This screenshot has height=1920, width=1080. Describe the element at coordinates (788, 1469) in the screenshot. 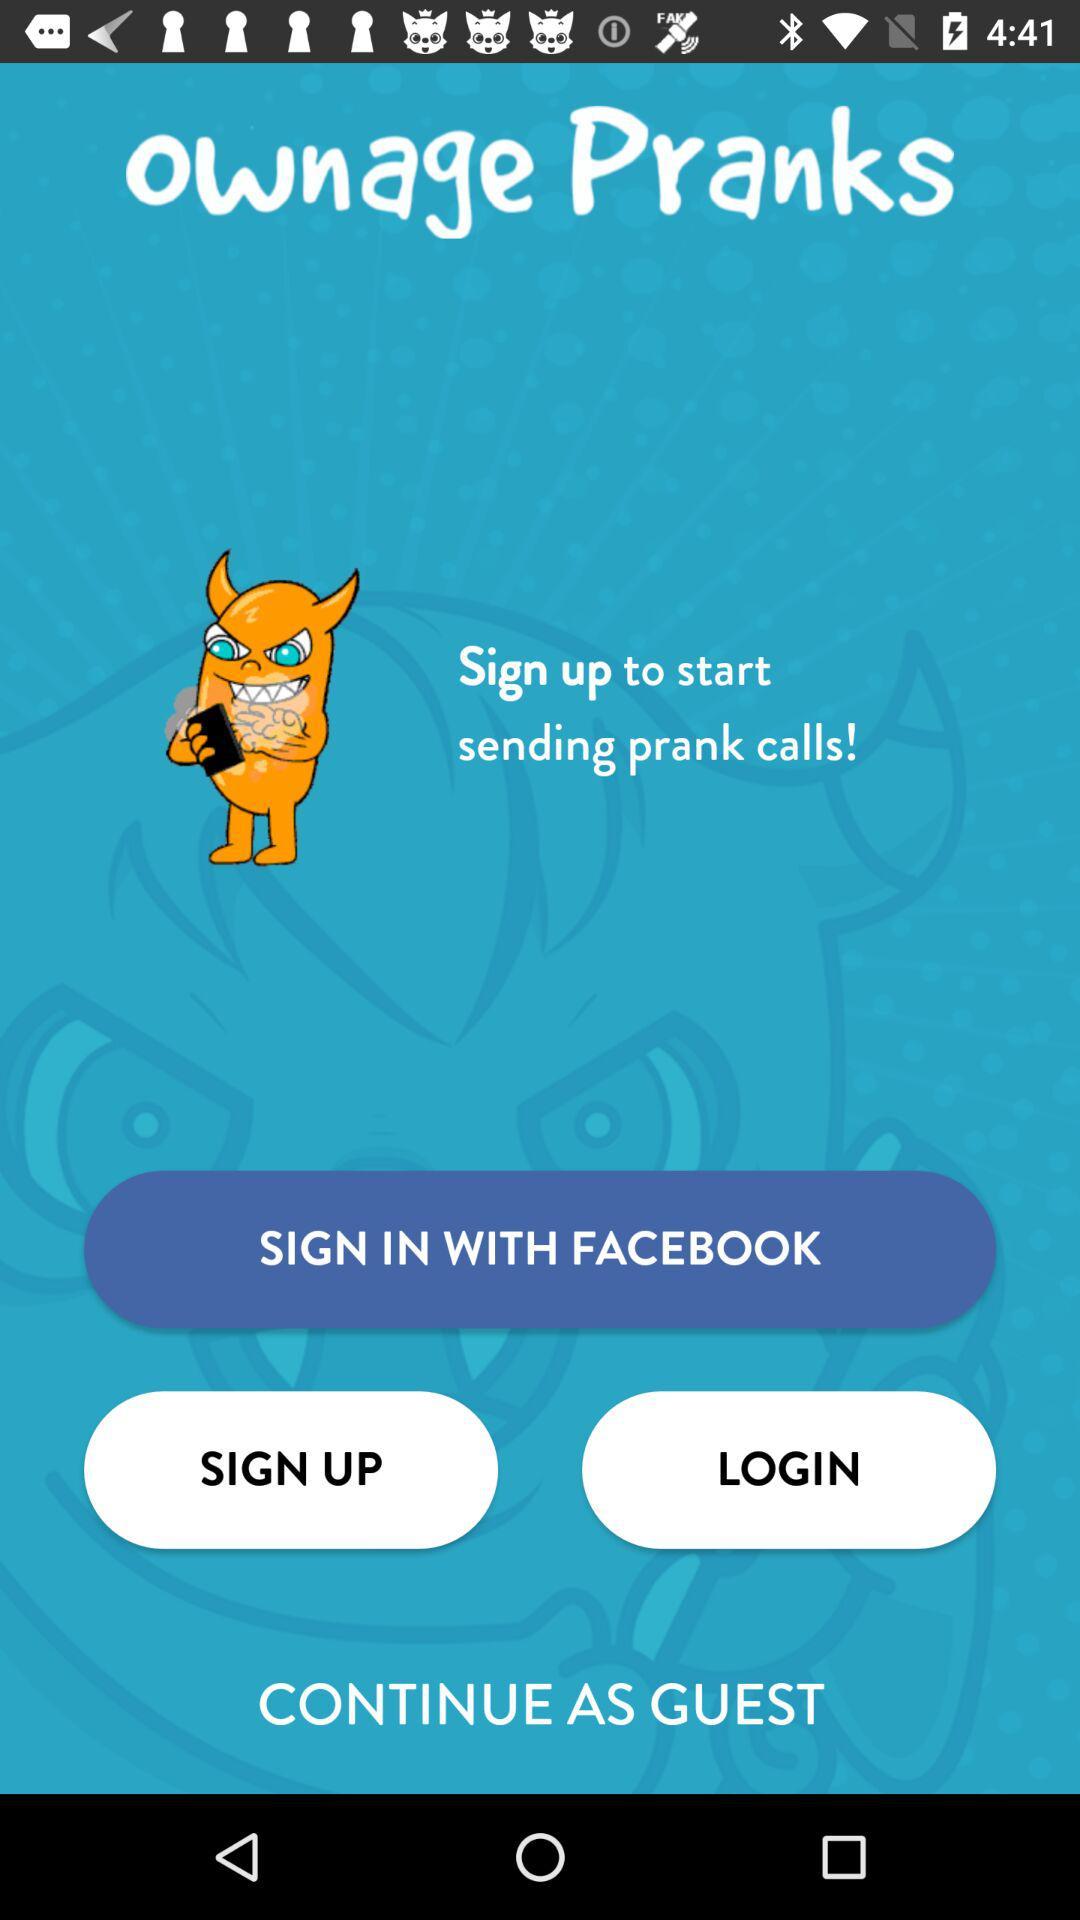

I see `the icon next to the sign up icon` at that location.